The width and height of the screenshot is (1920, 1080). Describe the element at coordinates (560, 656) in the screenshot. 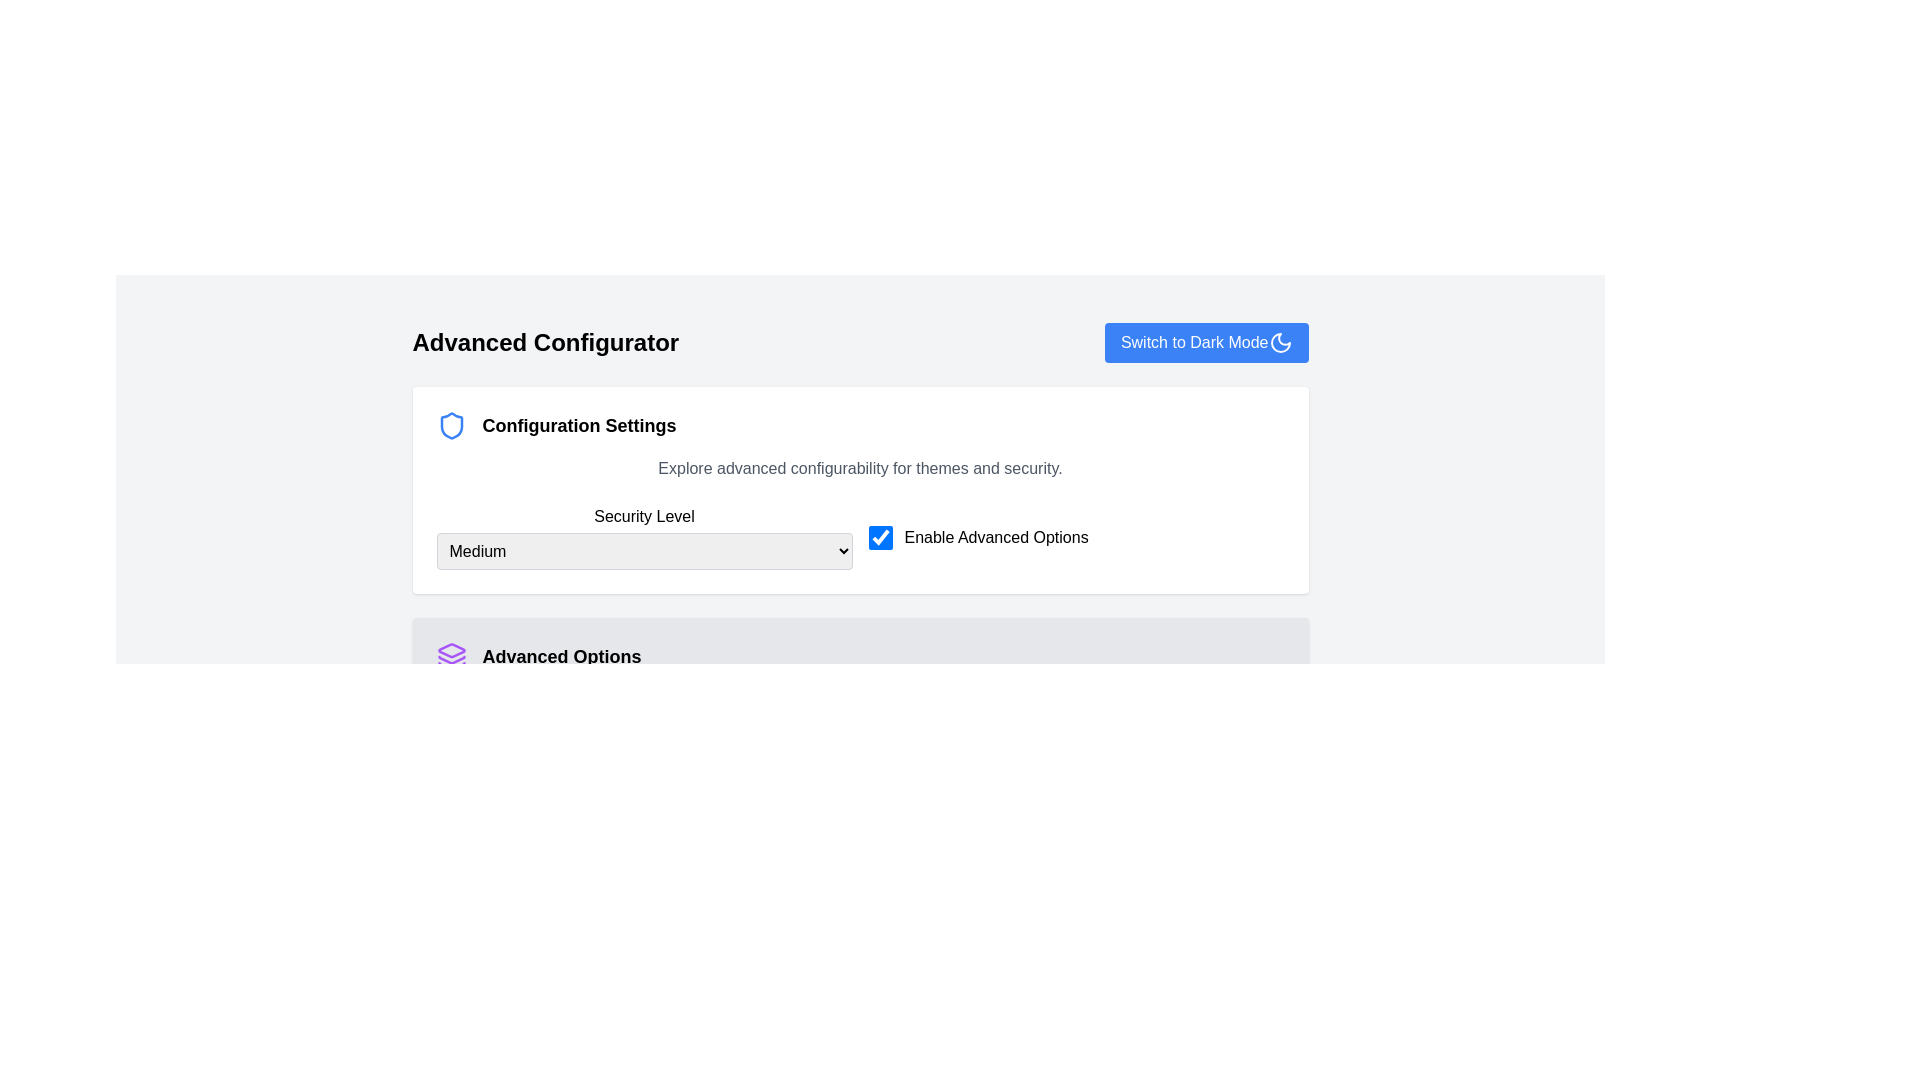

I see `the 'Advanced Options' text label styled with a bold, larger font size, which is located next to a purple icon resembling layered sheets` at that location.